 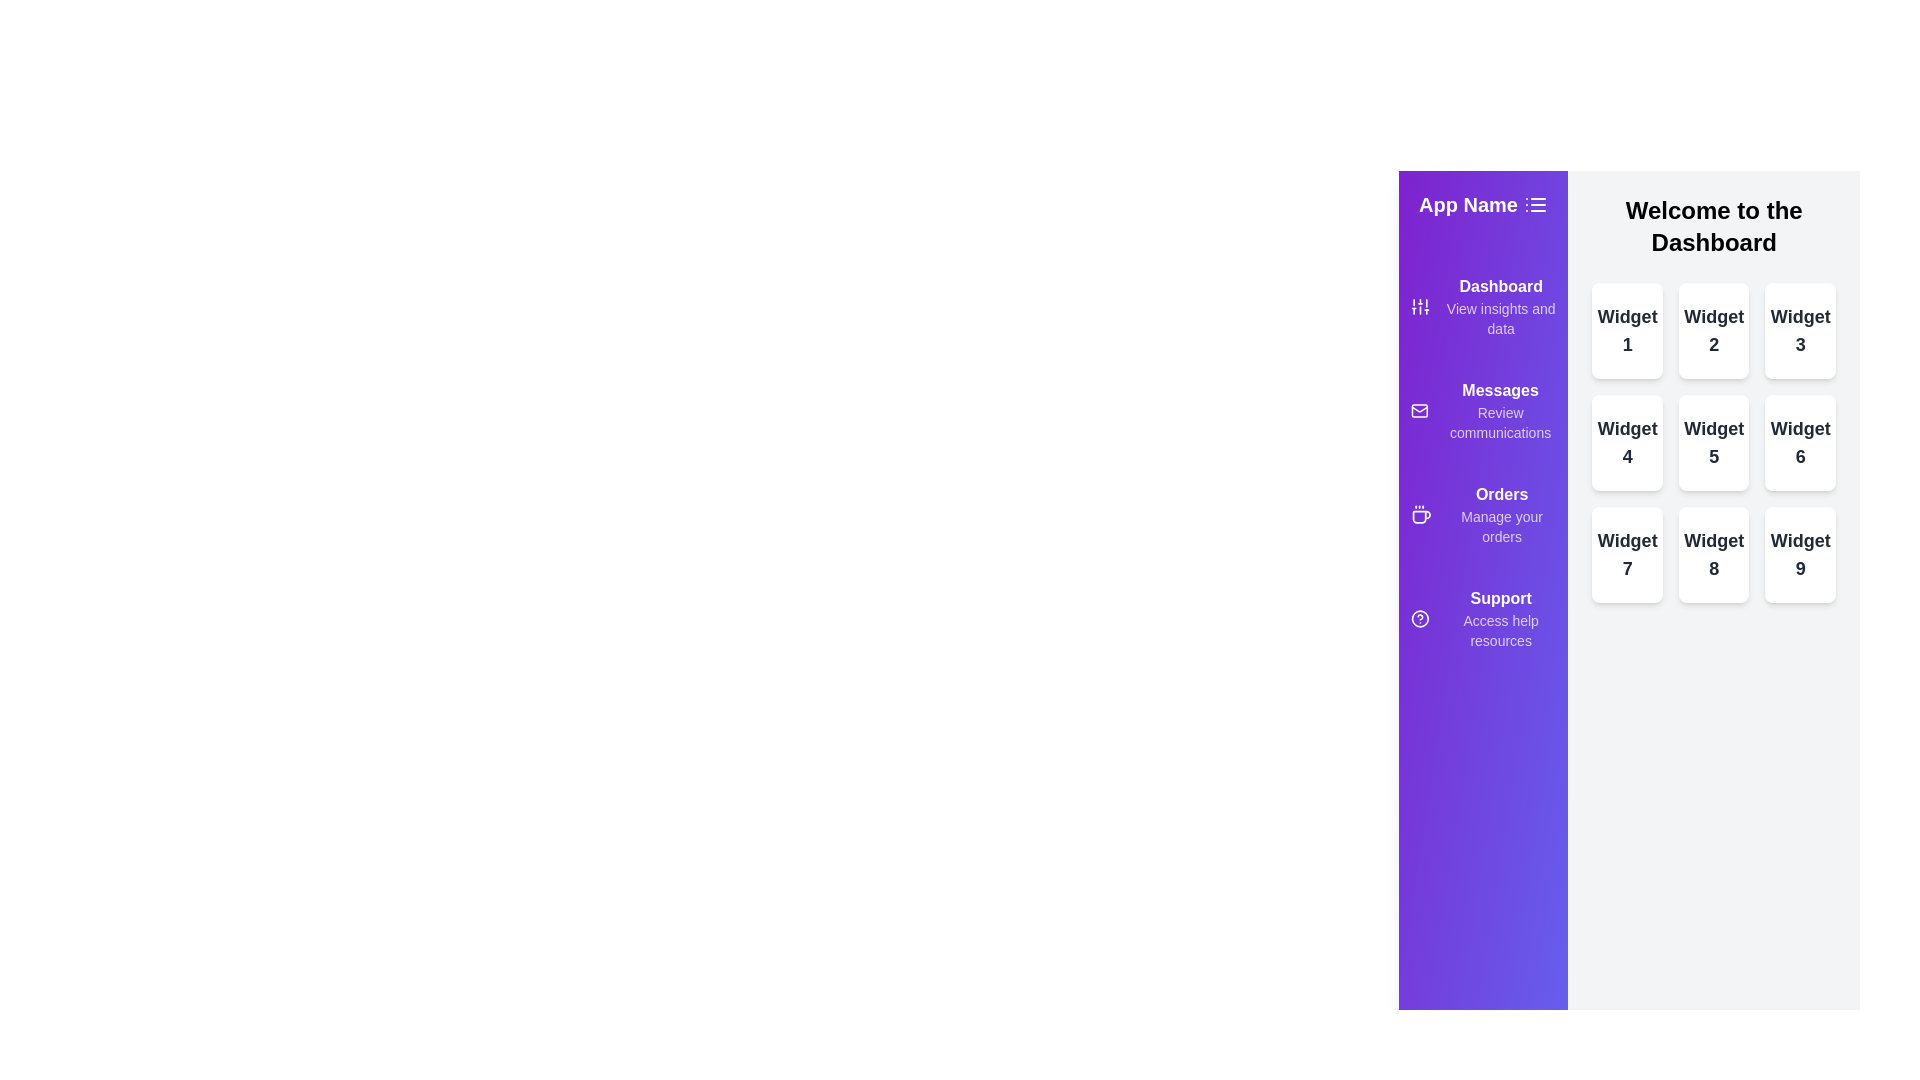 I want to click on the menu item Messages, so click(x=1483, y=410).